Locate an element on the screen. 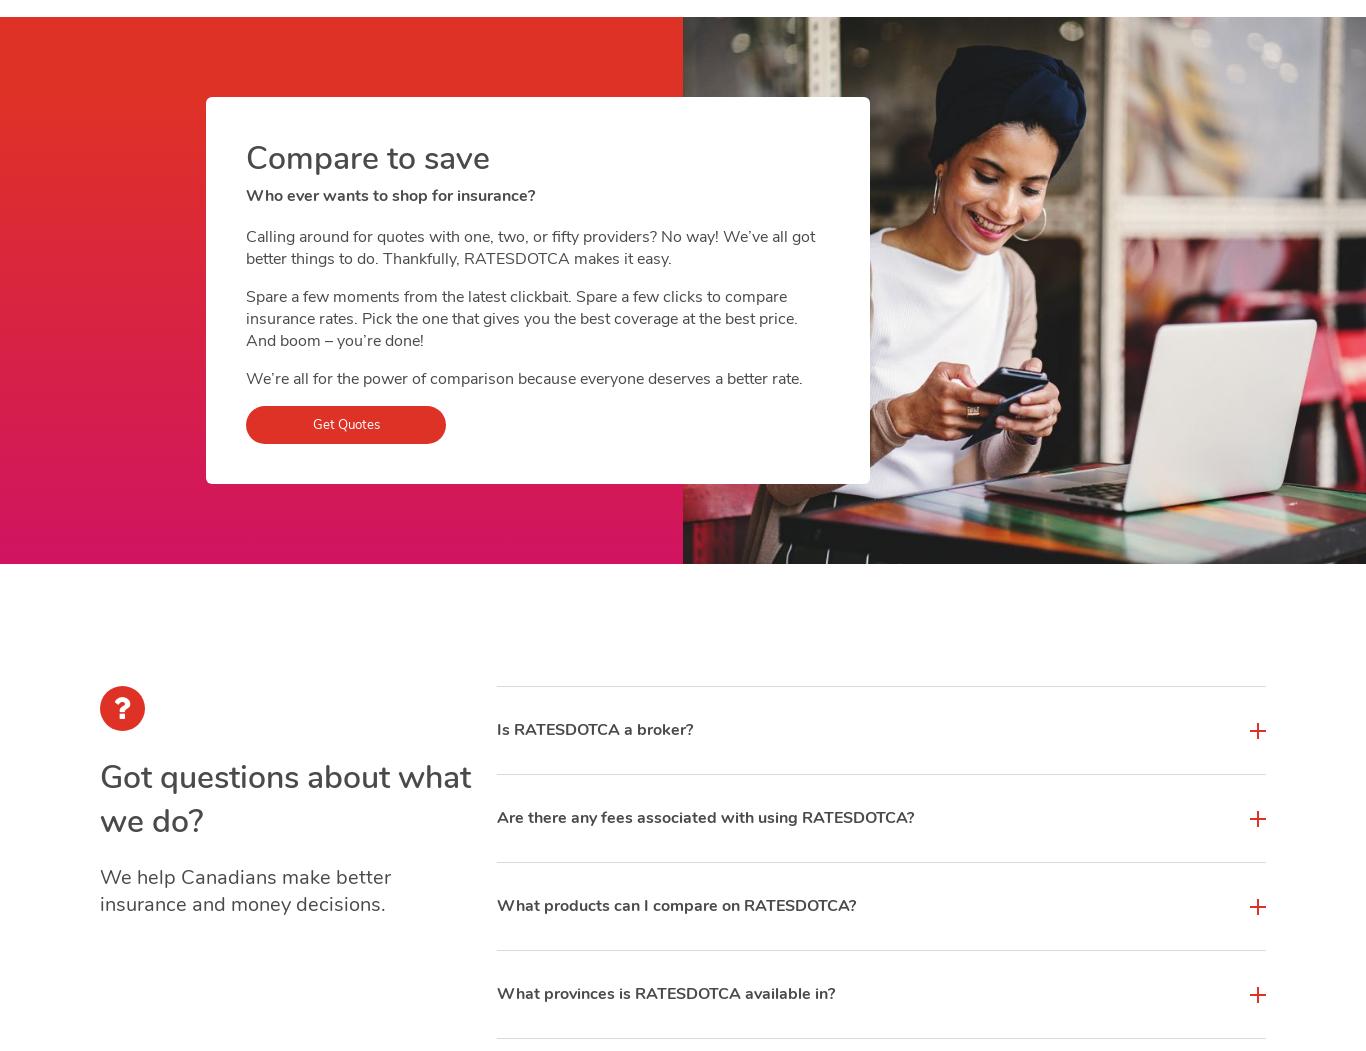 This screenshot has height=1051, width=1366. 'Is RATESDOTCA a broker?' is located at coordinates (592, 730).